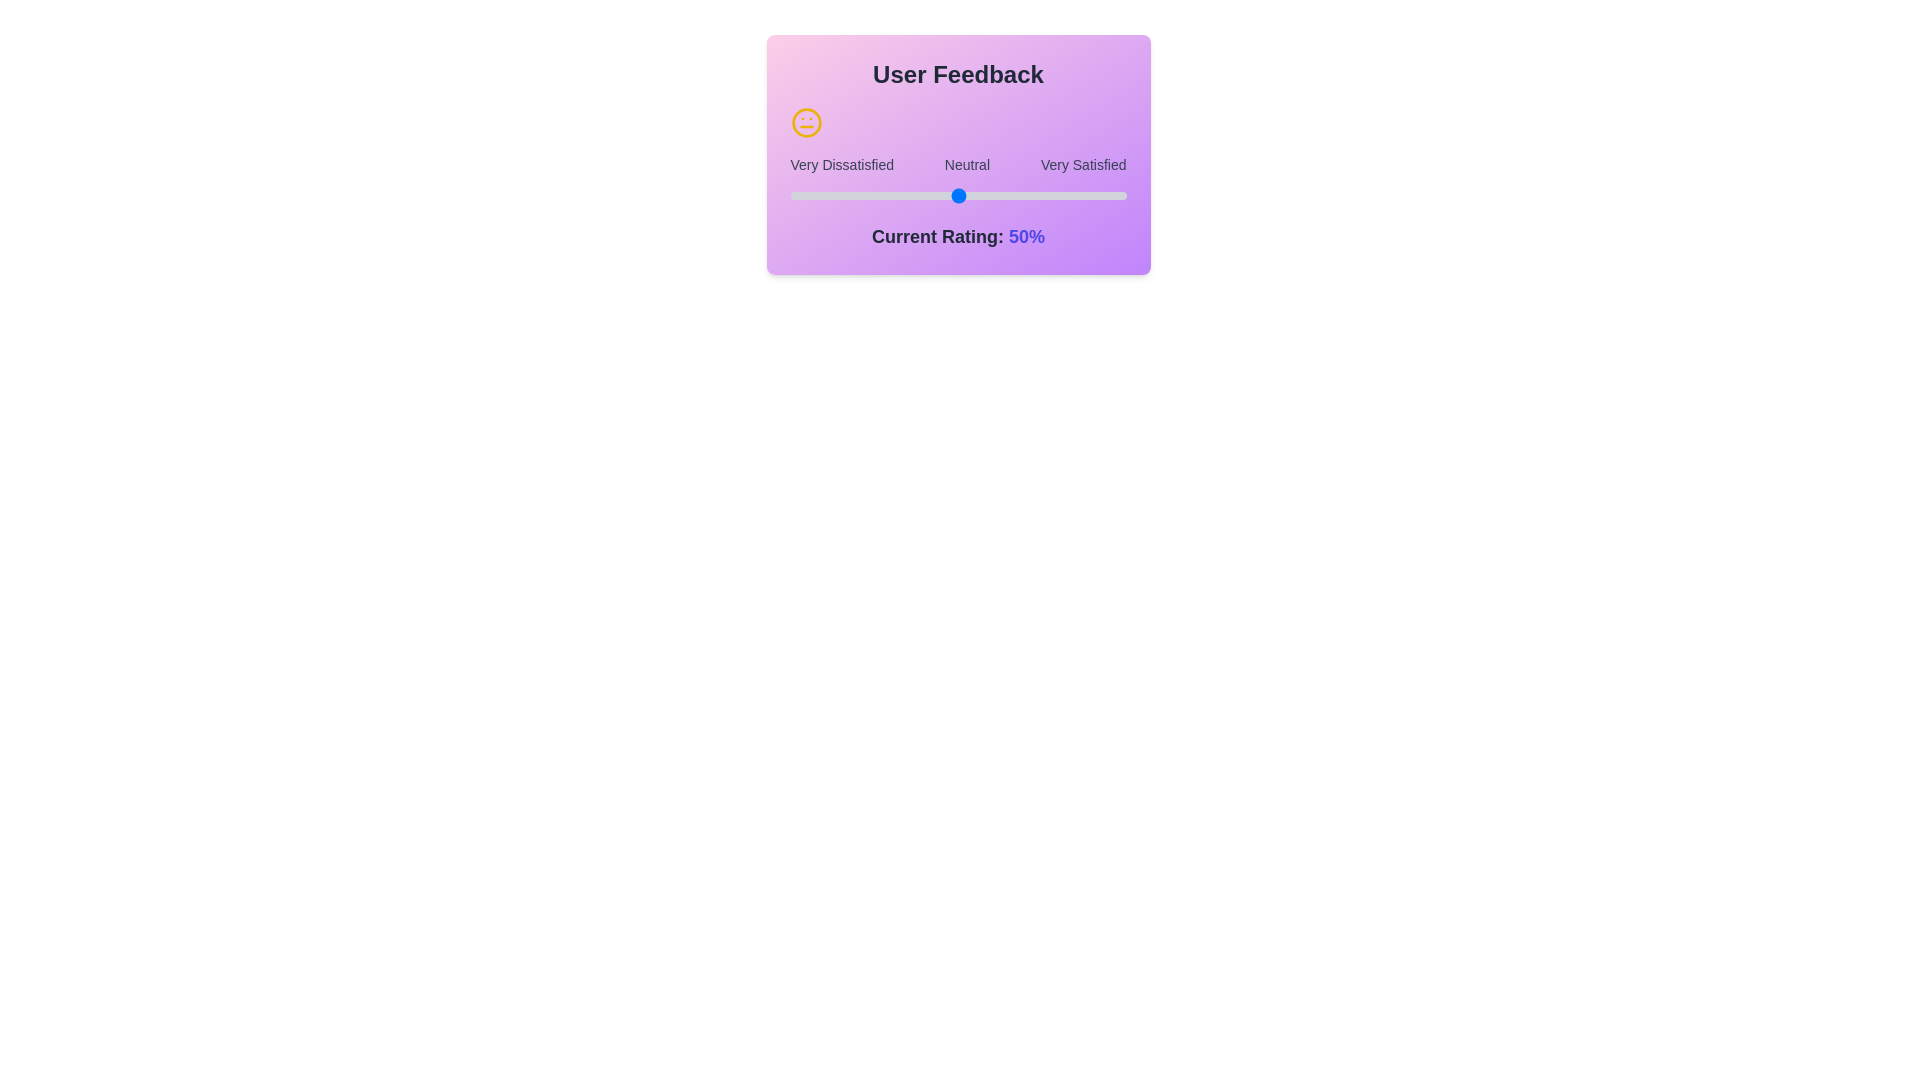 This screenshot has width=1920, height=1080. What do you see at coordinates (789, 196) in the screenshot?
I see `the slider to set the rating to 91%` at bounding box center [789, 196].